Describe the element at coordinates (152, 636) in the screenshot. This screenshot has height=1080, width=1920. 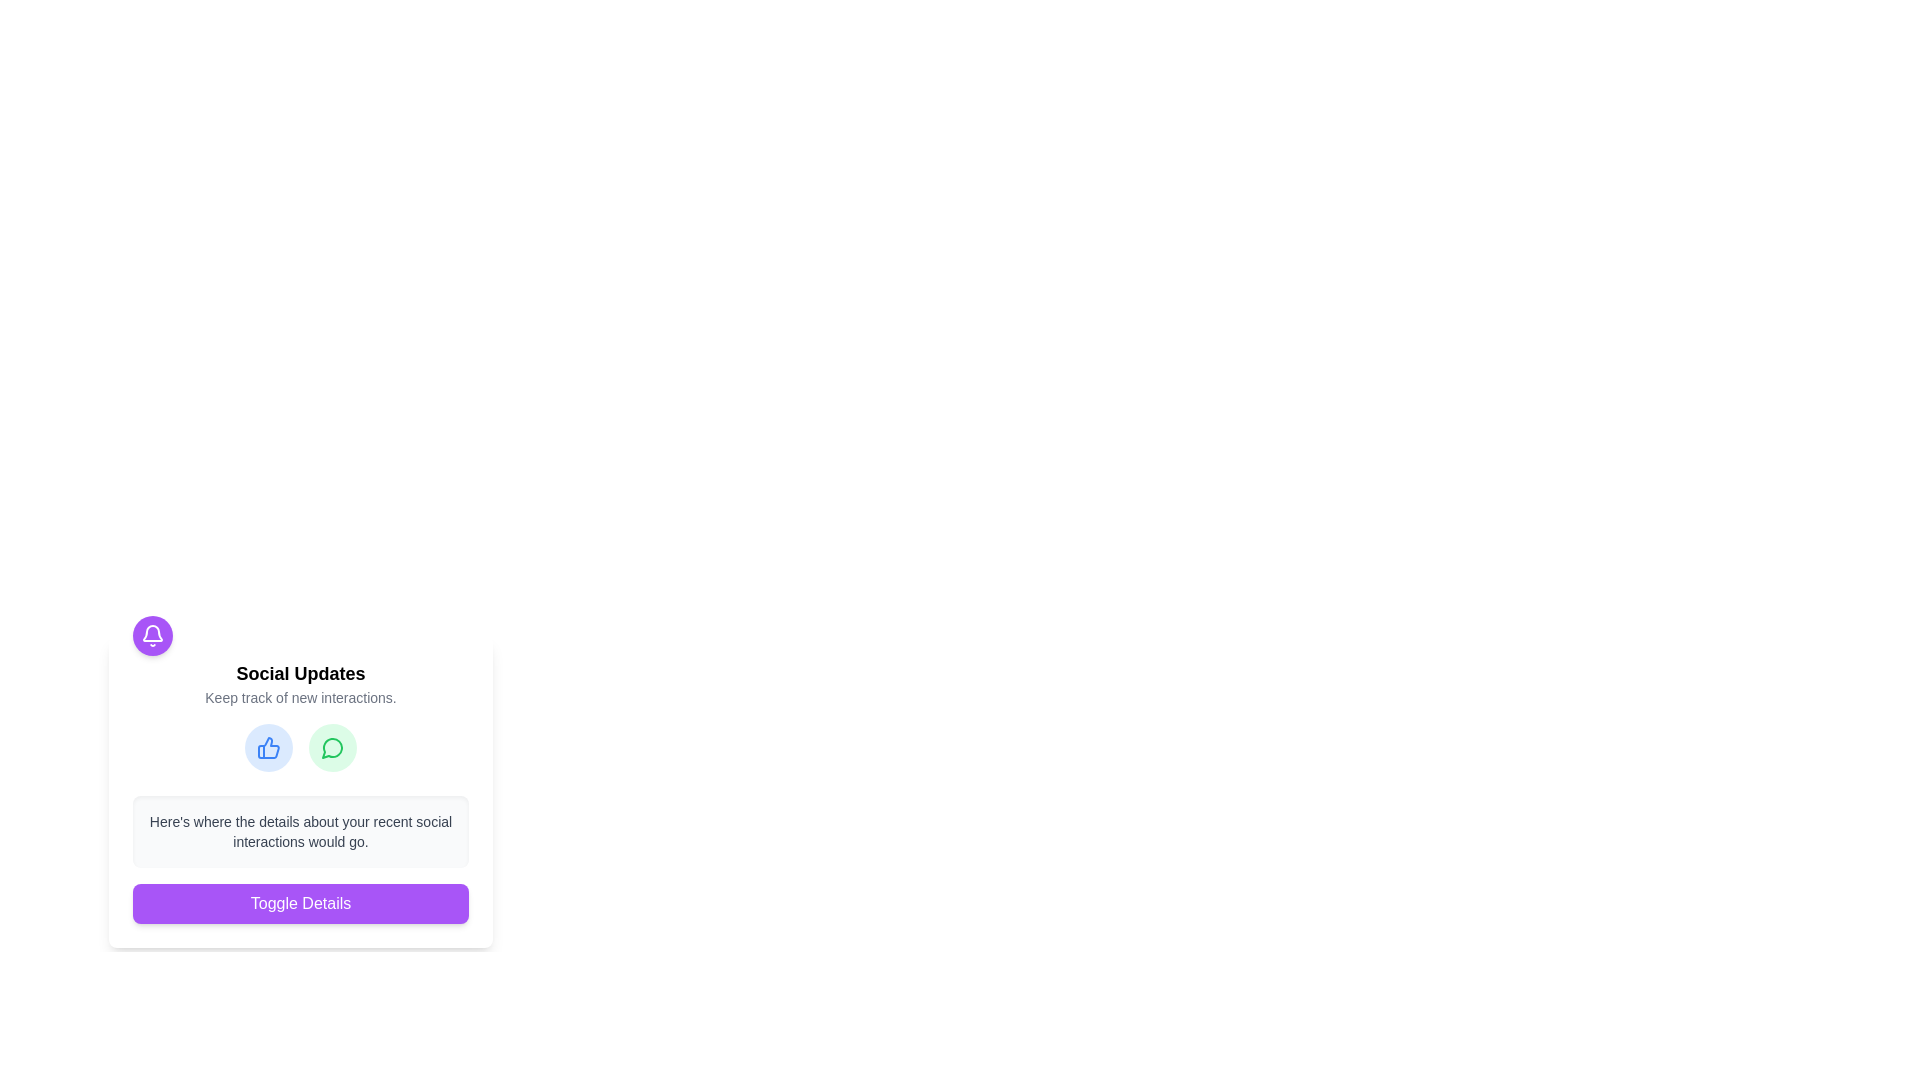
I see `the purple circular Icon Button with a white bell icon to interact with notifications` at that location.